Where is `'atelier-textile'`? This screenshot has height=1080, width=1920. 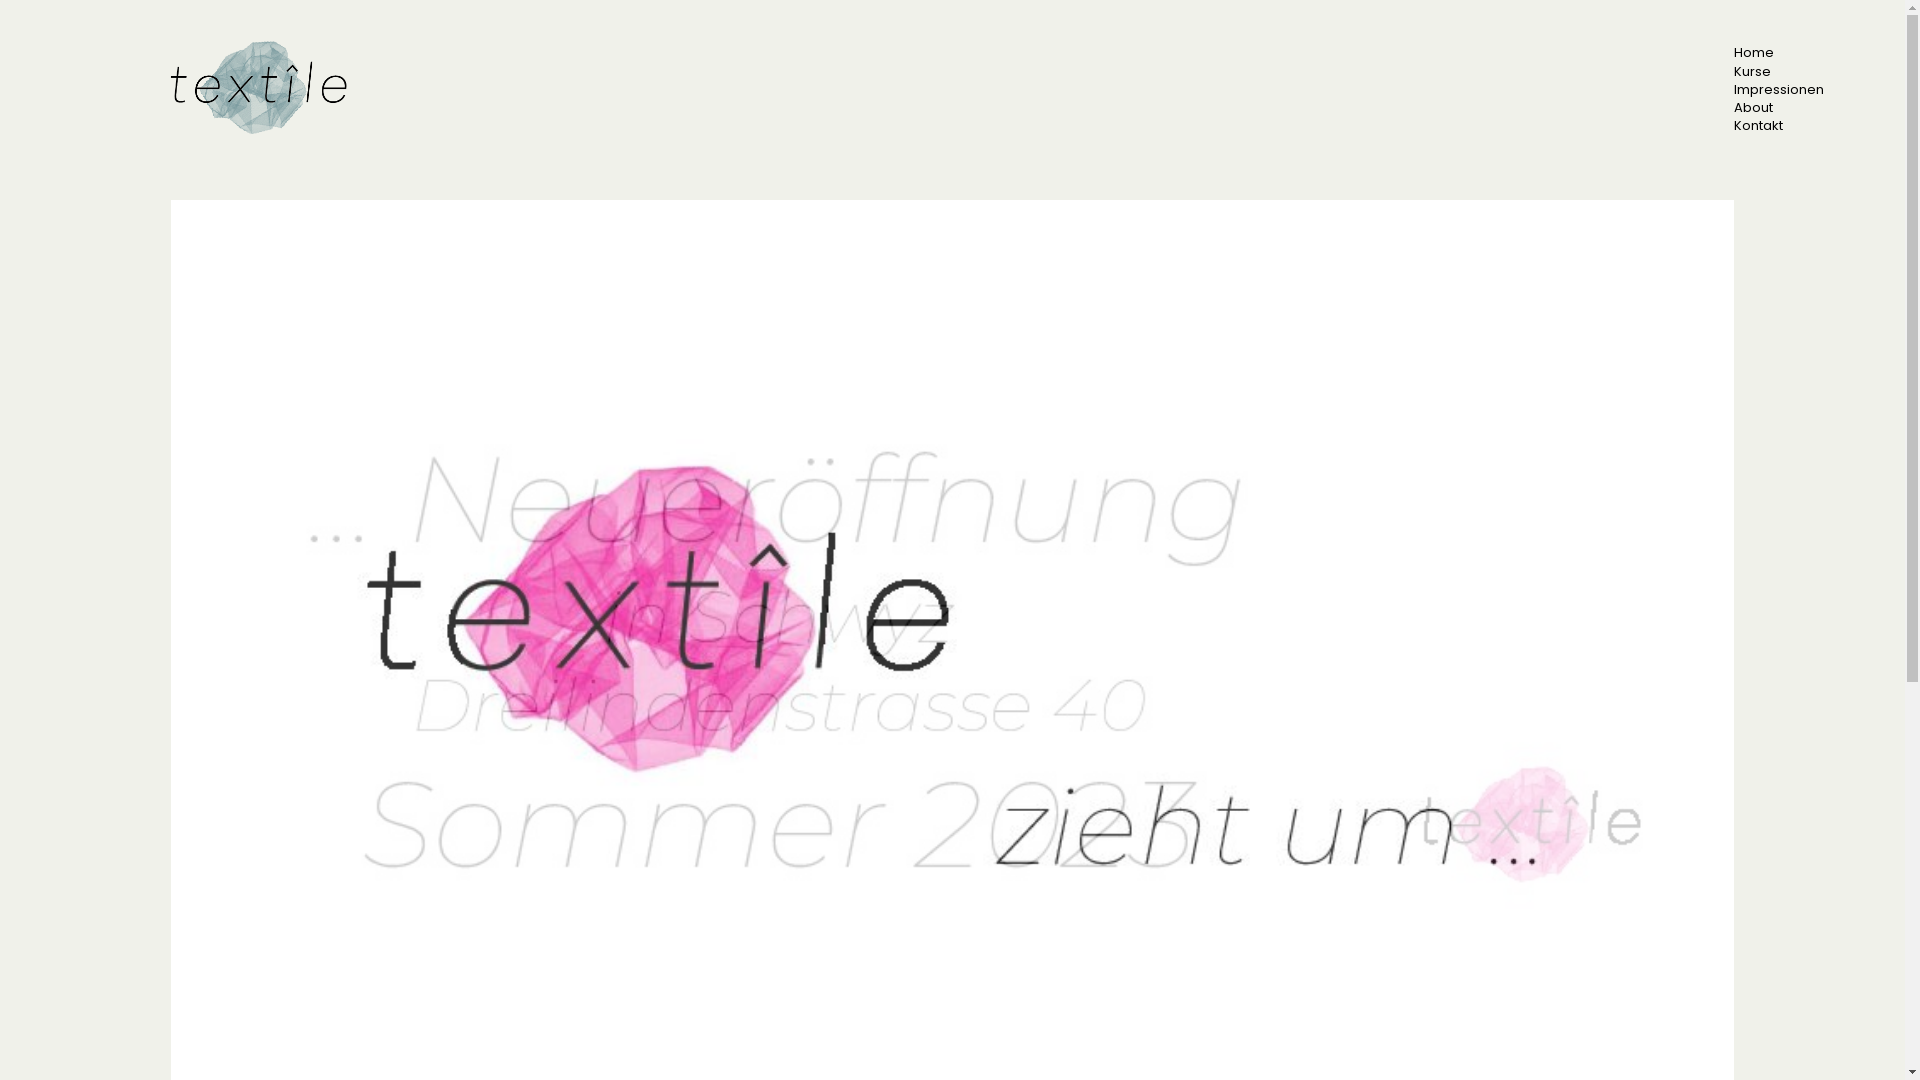
'atelier-textile' is located at coordinates (262, 87).